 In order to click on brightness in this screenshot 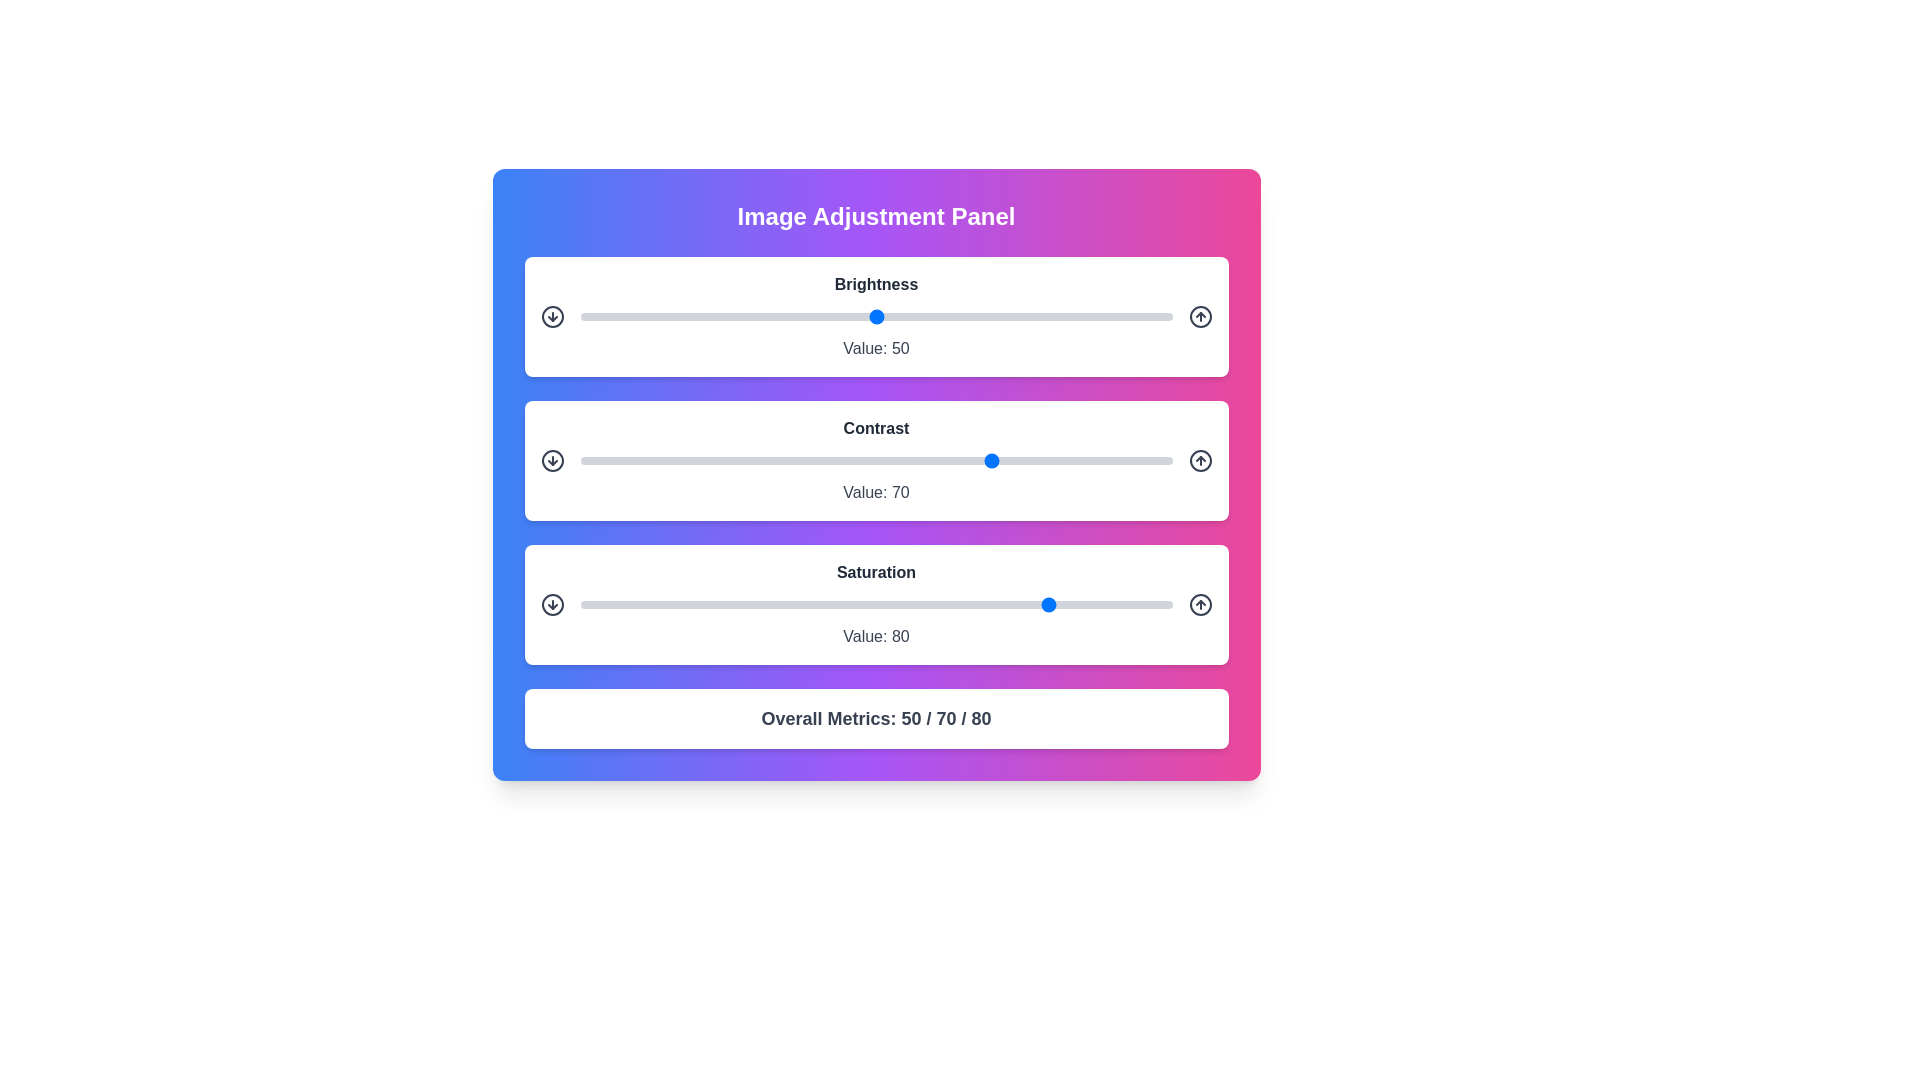, I will do `click(928, 315)`.